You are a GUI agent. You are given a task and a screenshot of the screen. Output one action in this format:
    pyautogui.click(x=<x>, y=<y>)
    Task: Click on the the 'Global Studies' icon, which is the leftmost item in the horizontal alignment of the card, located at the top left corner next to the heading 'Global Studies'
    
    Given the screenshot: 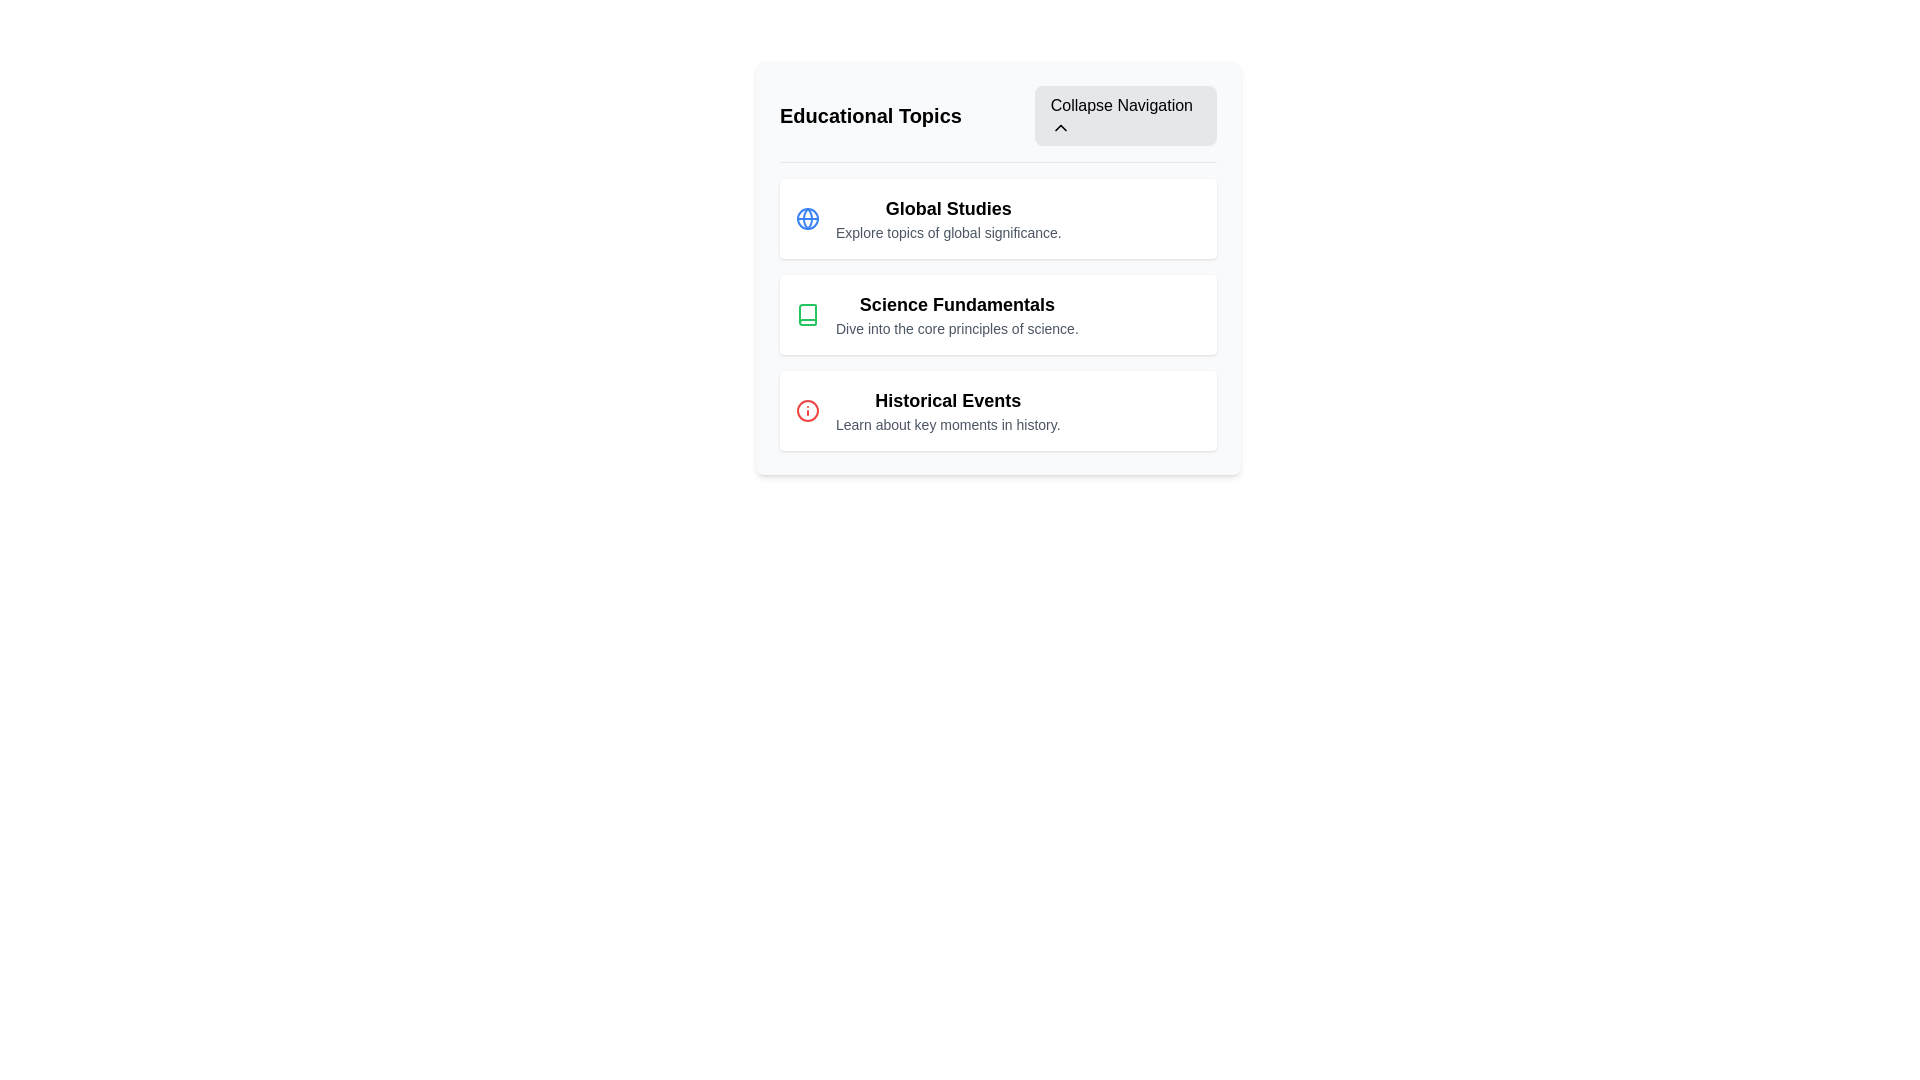 What is the action you would take?
    pyautogui.click(x=807, y=219)
    